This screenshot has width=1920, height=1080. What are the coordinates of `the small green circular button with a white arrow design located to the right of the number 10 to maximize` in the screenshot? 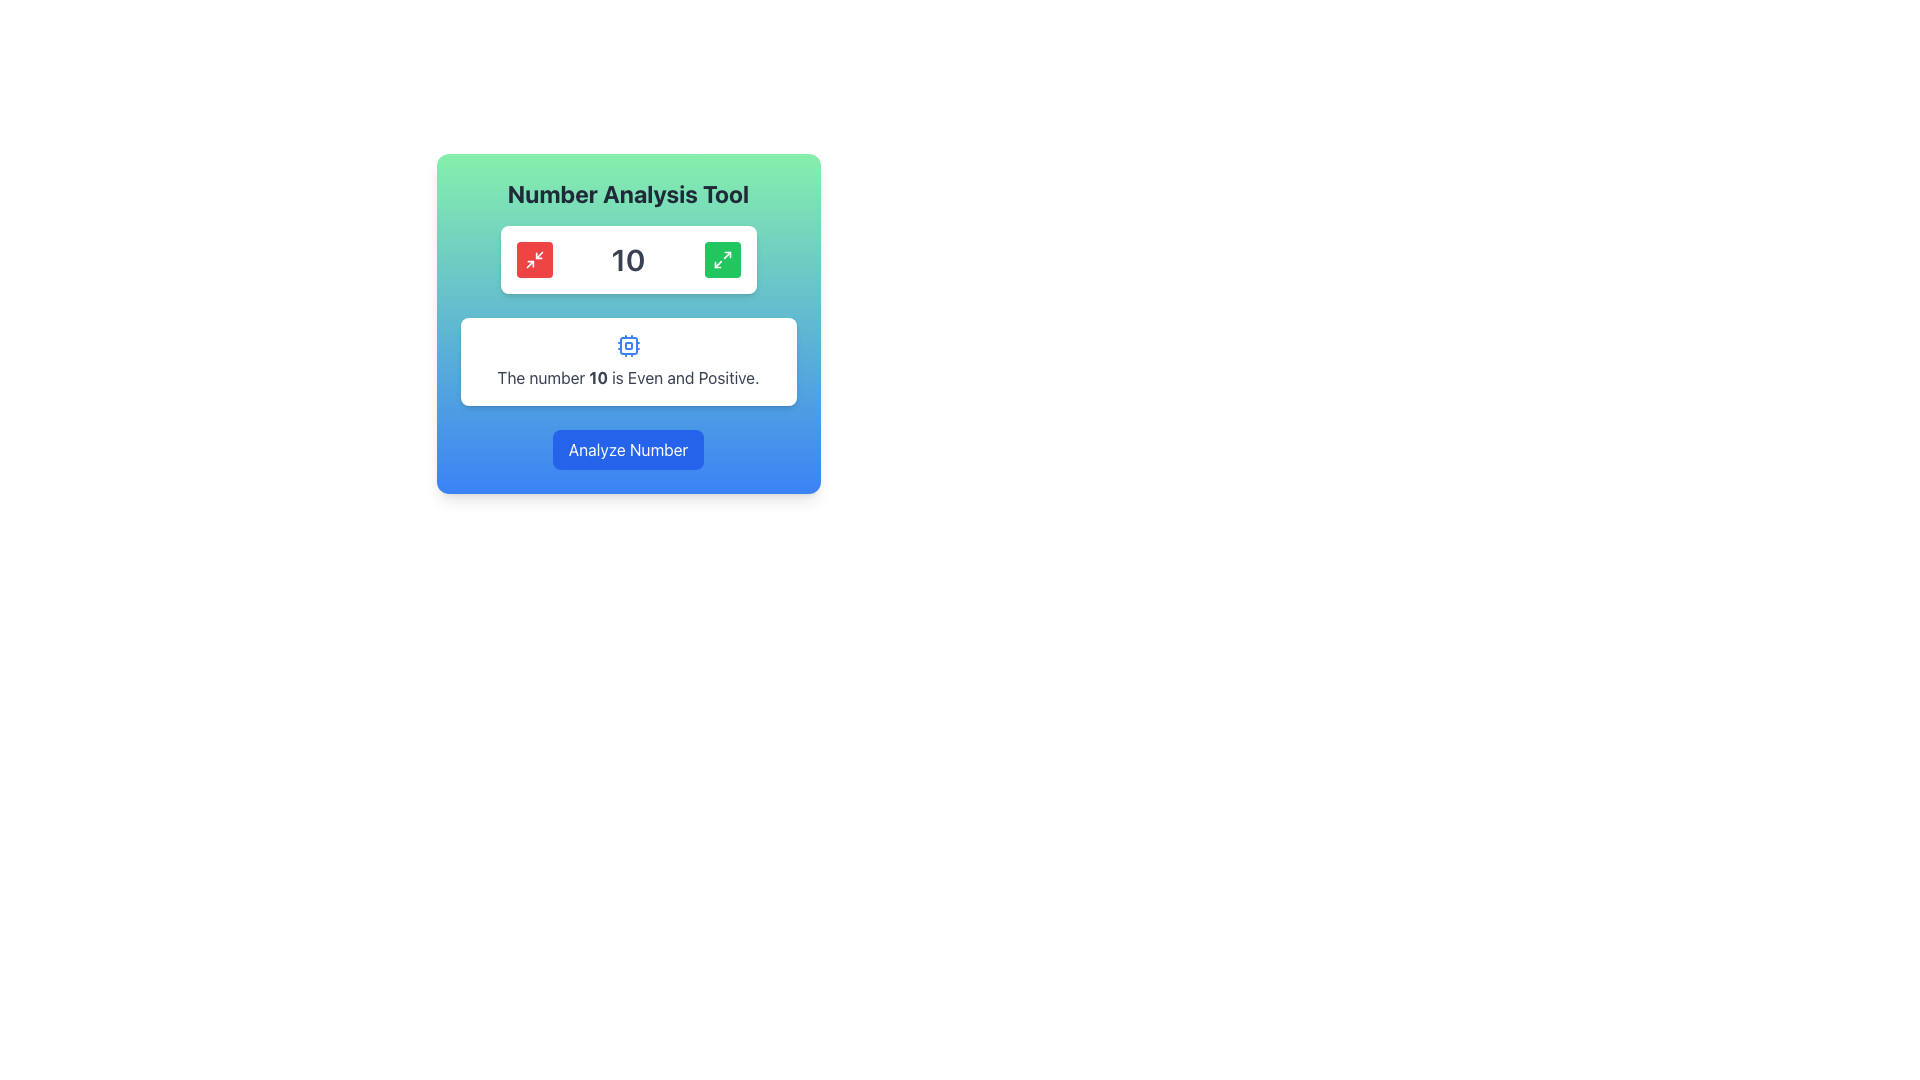 It's located at (721, 258).